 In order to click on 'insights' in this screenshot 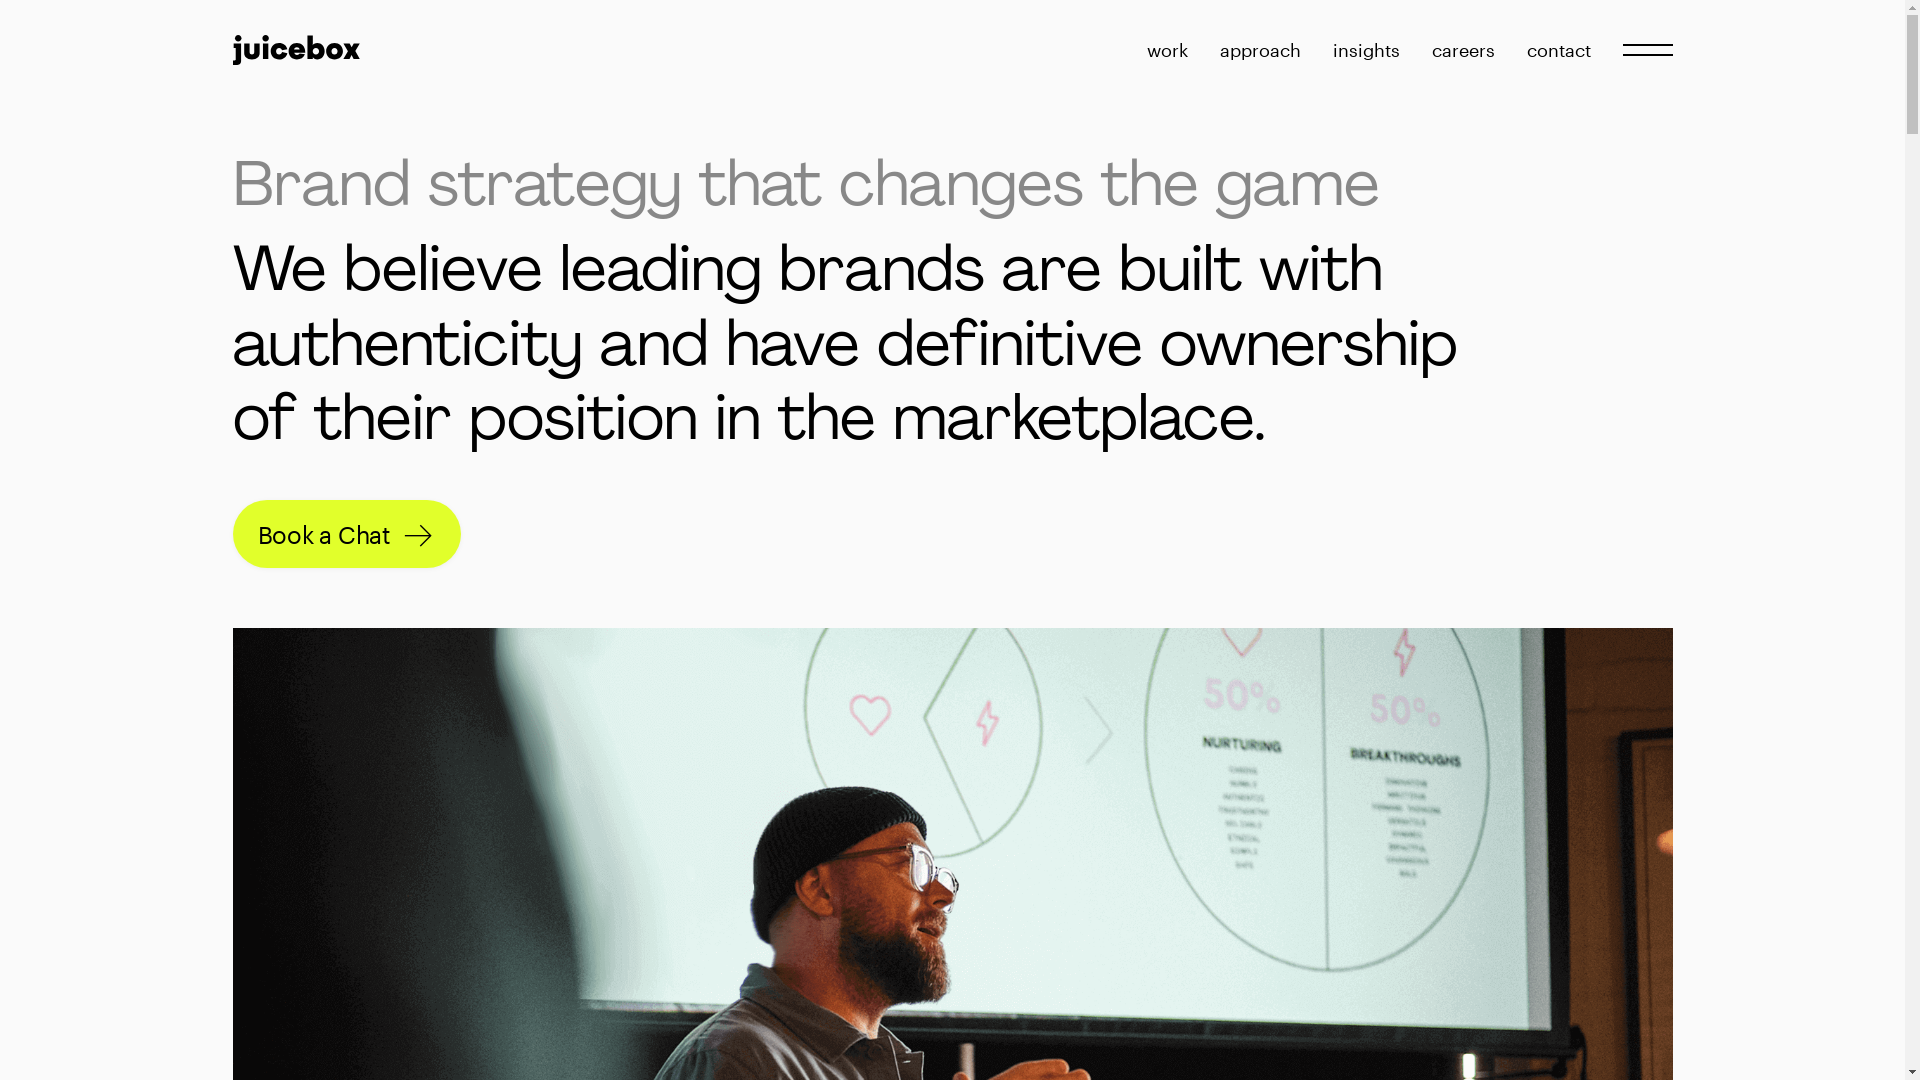, I will do `click(1364, 48)`.